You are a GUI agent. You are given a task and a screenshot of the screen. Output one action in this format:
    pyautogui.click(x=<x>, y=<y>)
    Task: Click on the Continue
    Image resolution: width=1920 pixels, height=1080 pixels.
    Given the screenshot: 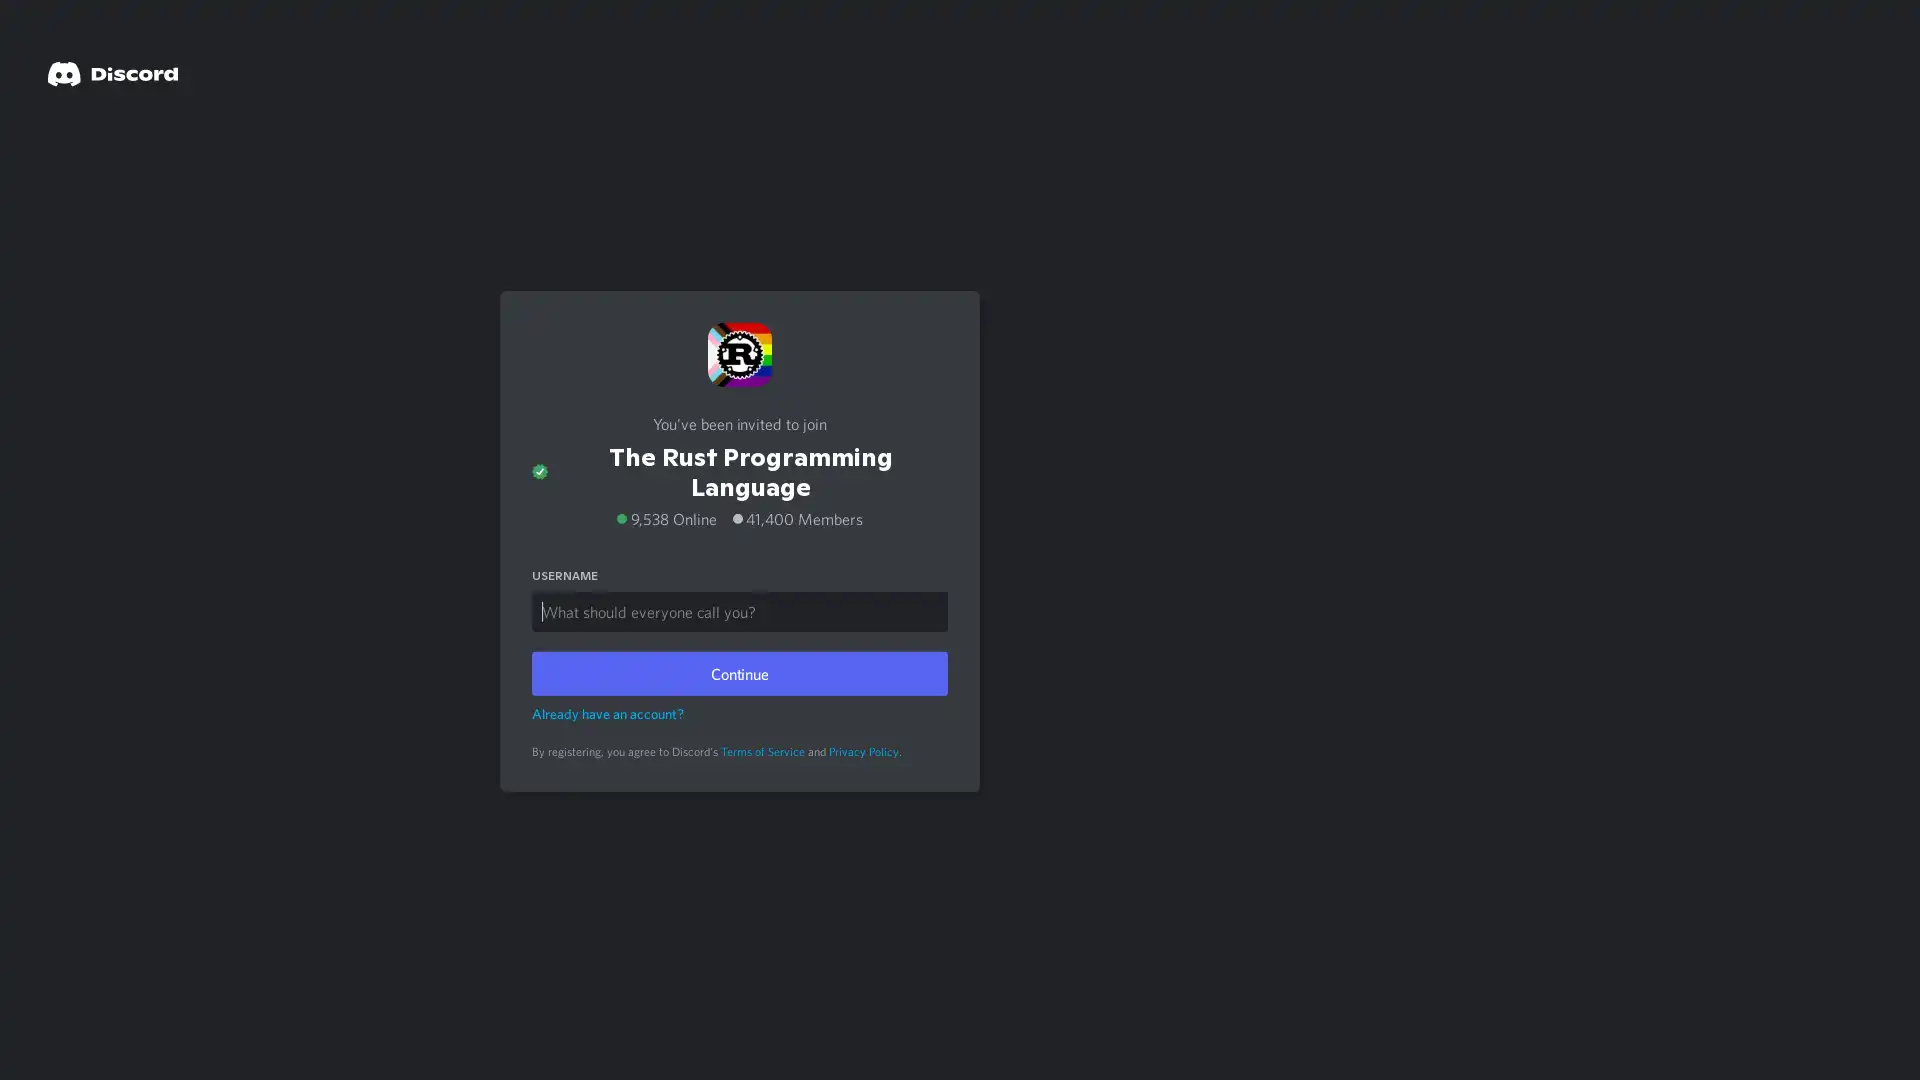 What is the action you would take?
    pyautogui.click(x=738, y=671)
    